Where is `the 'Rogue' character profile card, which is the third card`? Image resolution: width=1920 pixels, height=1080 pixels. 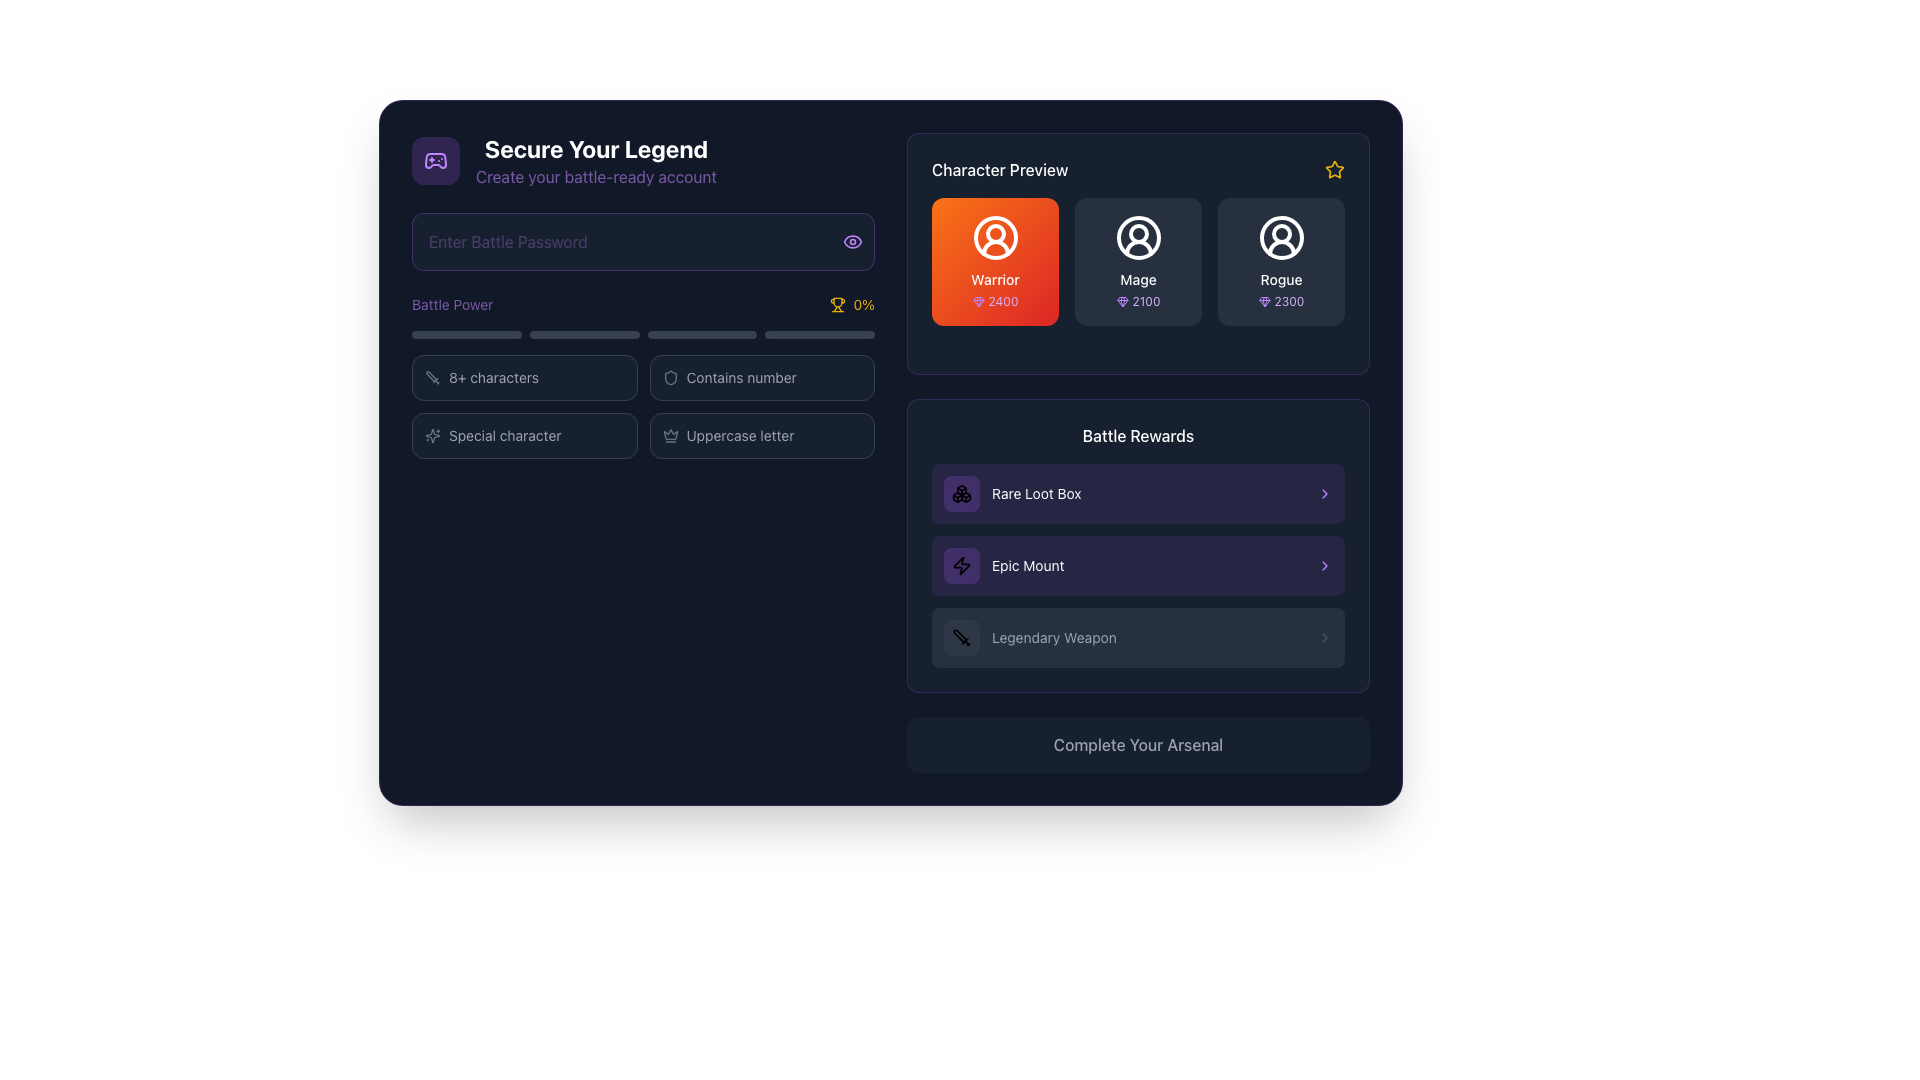
the 'Rogue' character profile card, which is the third card is located at coordinates (1281, 261).